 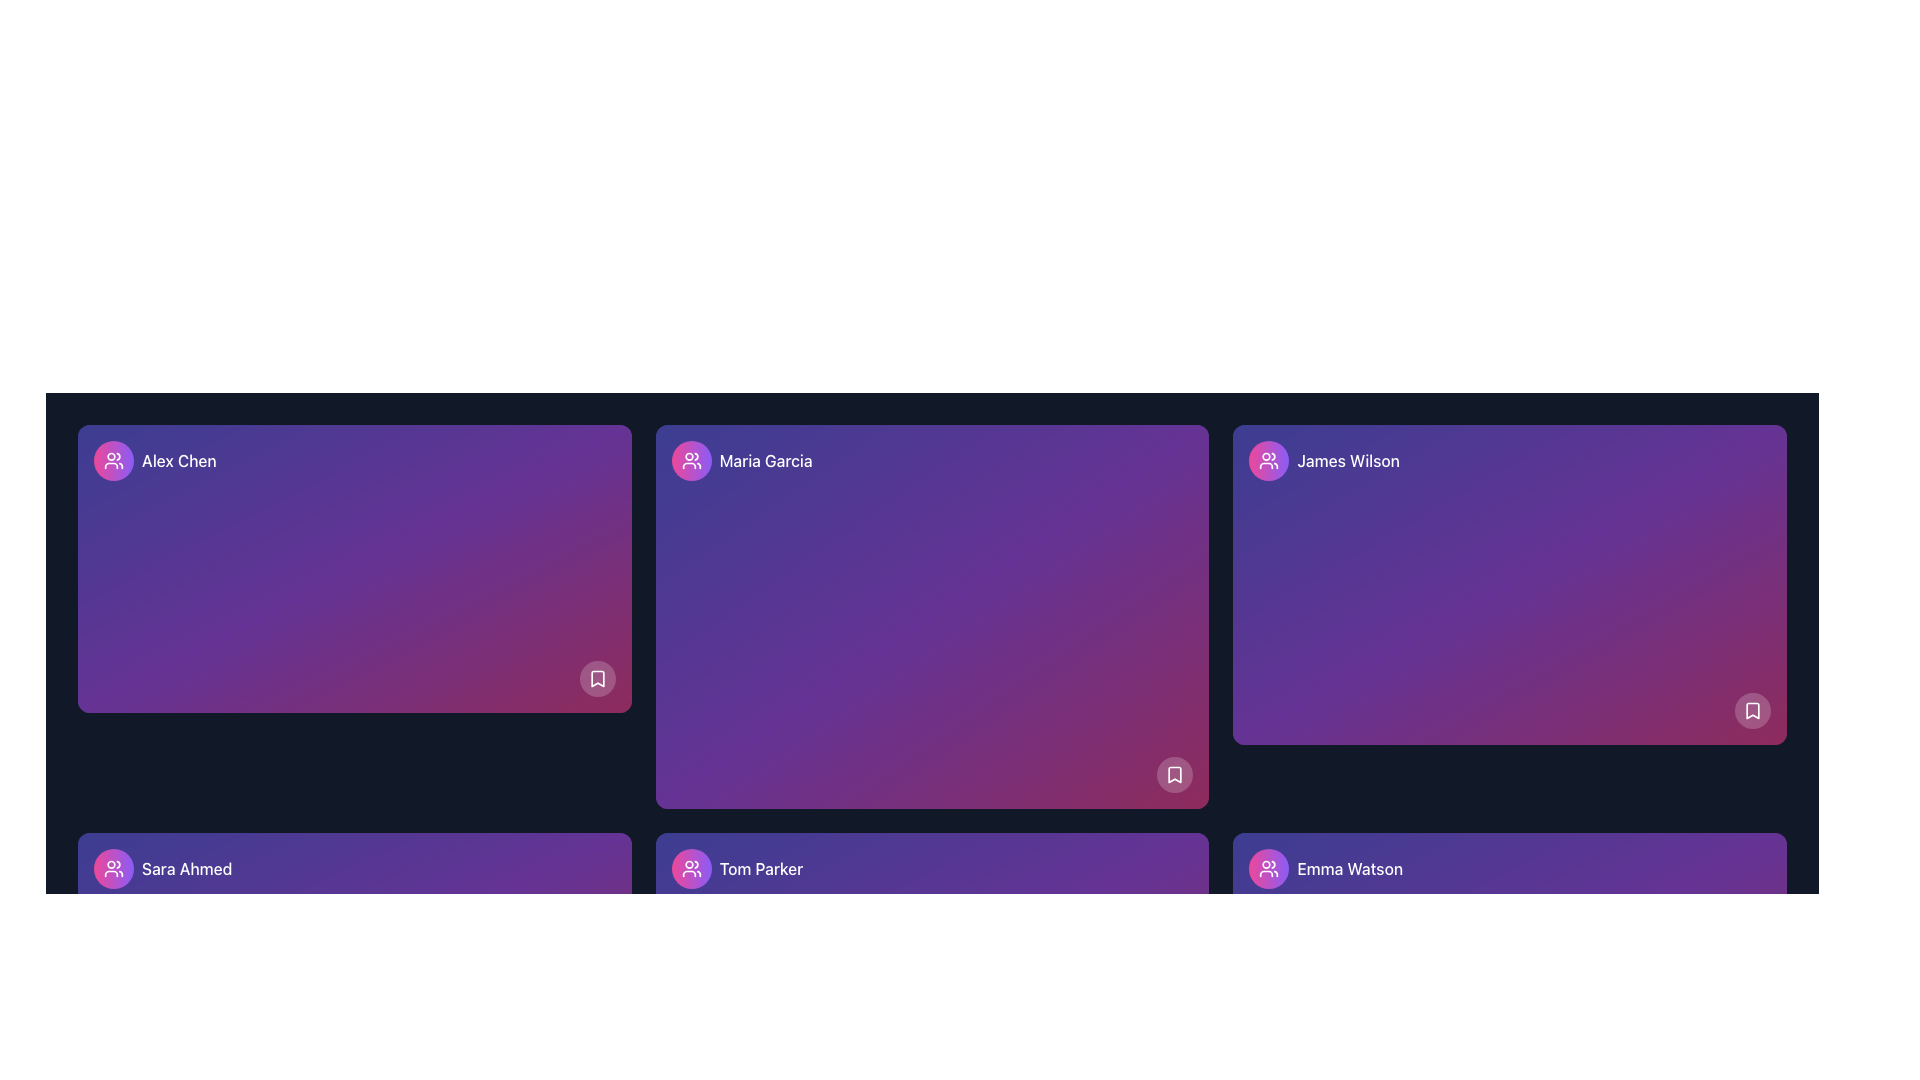 What do you see at coordinates (1175, 774) in the screenshot?
I see `the bookmark icon button with a distinctive outline style located in the bottom-right corner of the card labeled 'Maria Garcia'` at bounding box center [1175, 774].